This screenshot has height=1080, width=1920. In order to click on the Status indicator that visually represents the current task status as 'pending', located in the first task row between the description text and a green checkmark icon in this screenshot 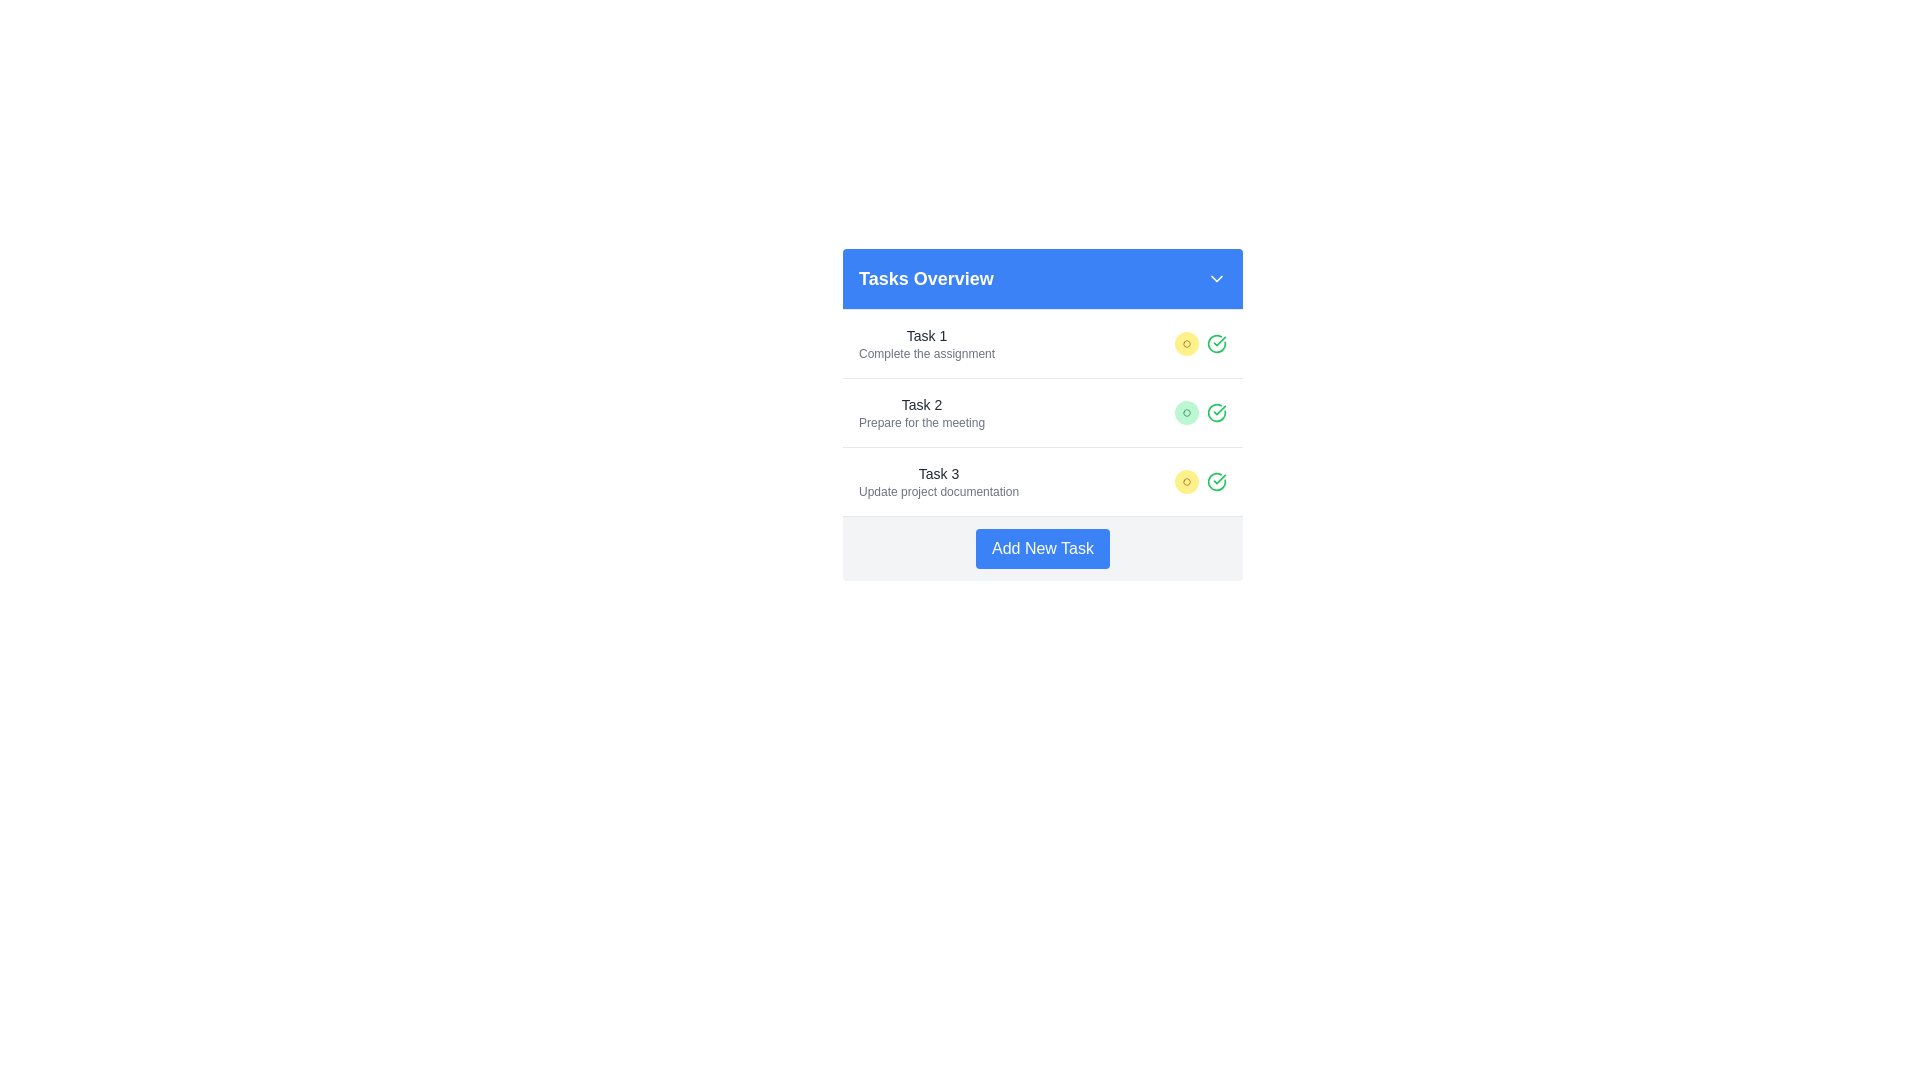, I will do `click(1200, 342)`.